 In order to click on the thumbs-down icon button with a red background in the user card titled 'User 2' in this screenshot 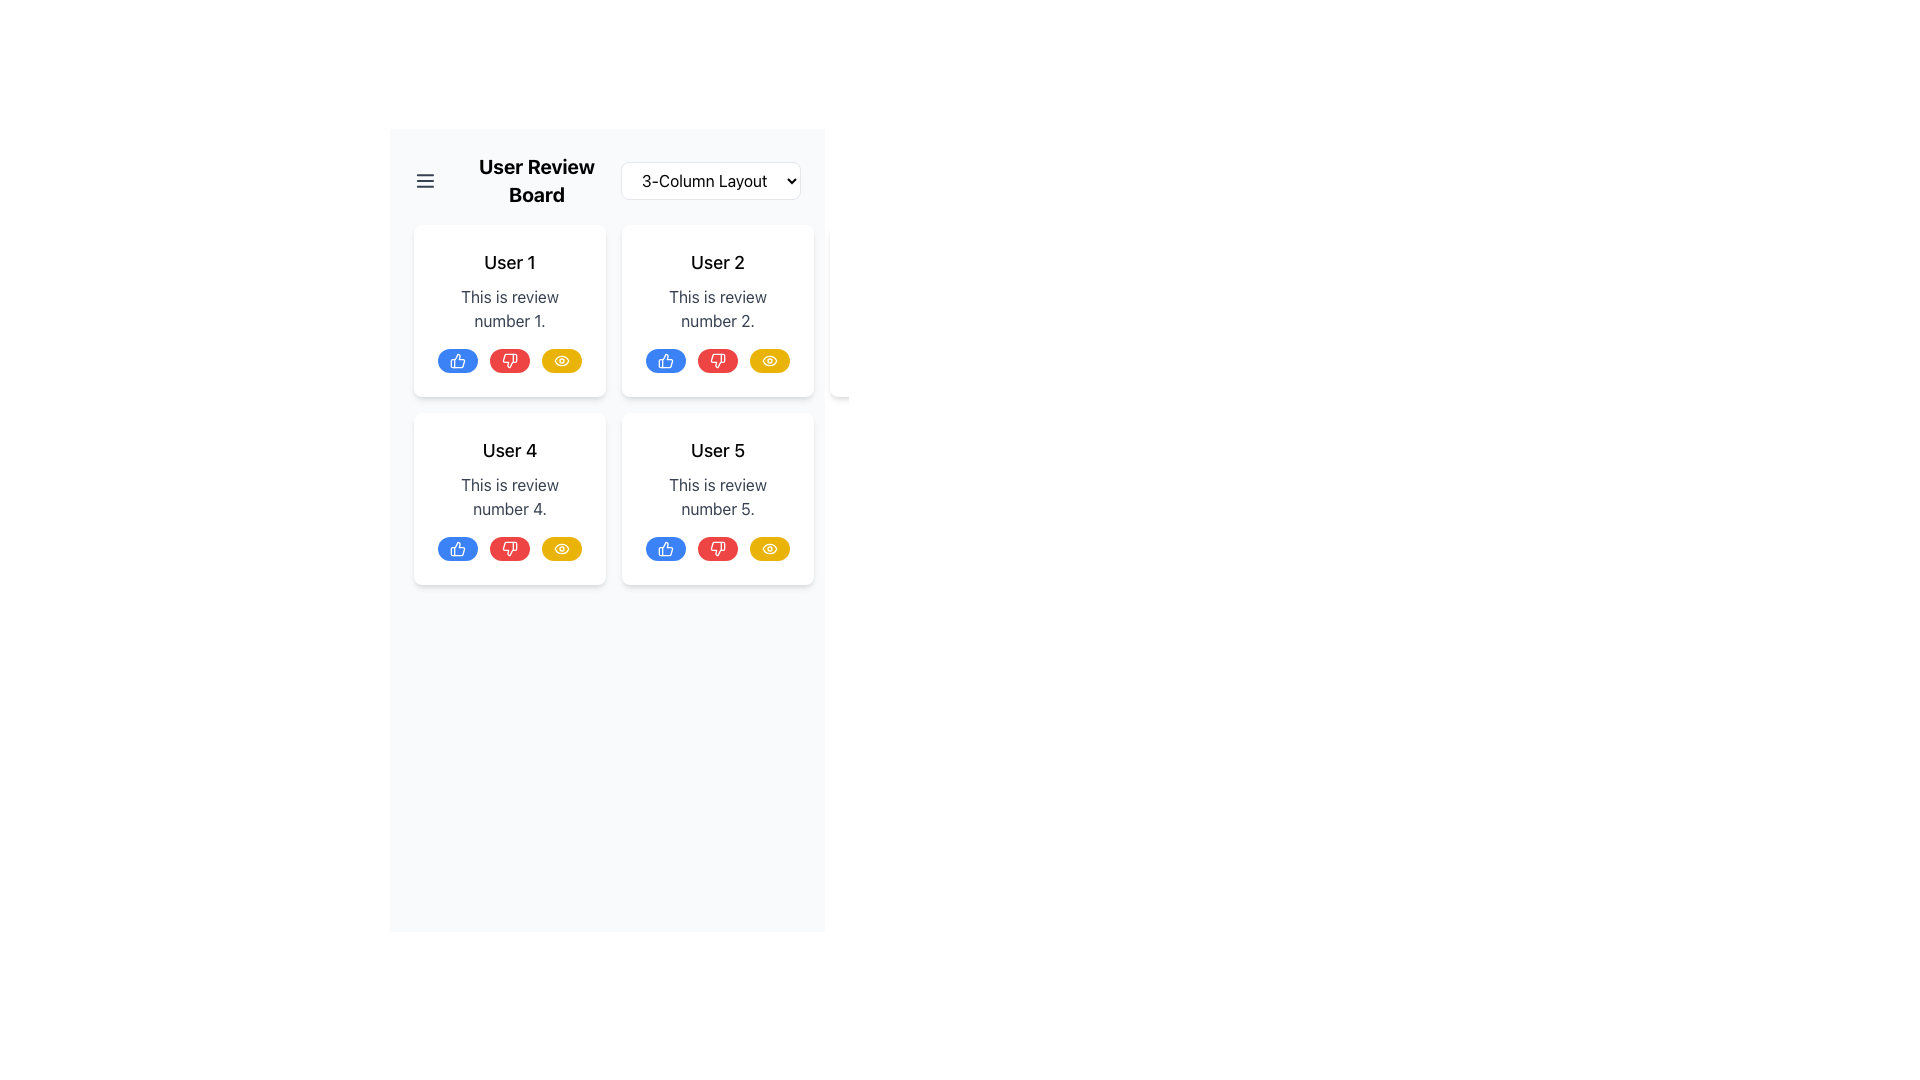, I will do `click(718, 361)`.